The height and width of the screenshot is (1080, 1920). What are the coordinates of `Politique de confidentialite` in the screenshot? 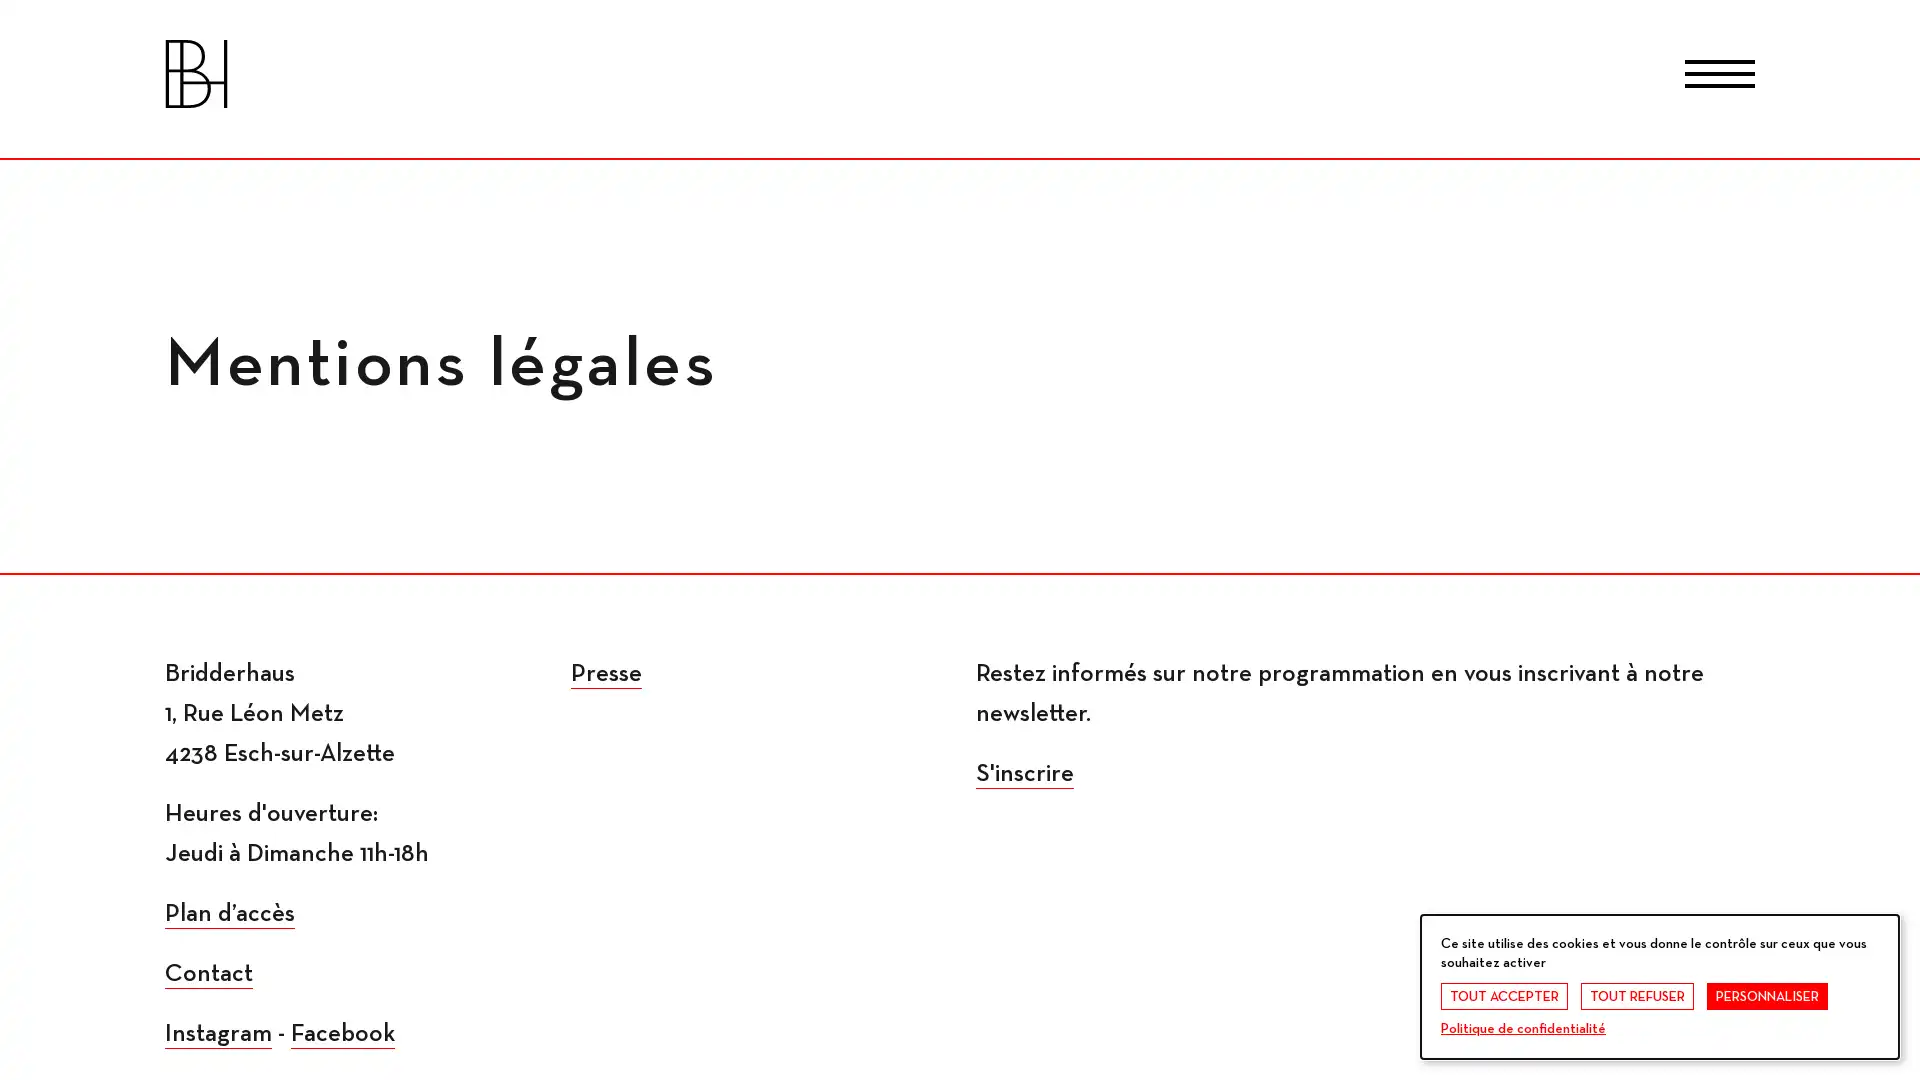 It's located at (1522, 1029).